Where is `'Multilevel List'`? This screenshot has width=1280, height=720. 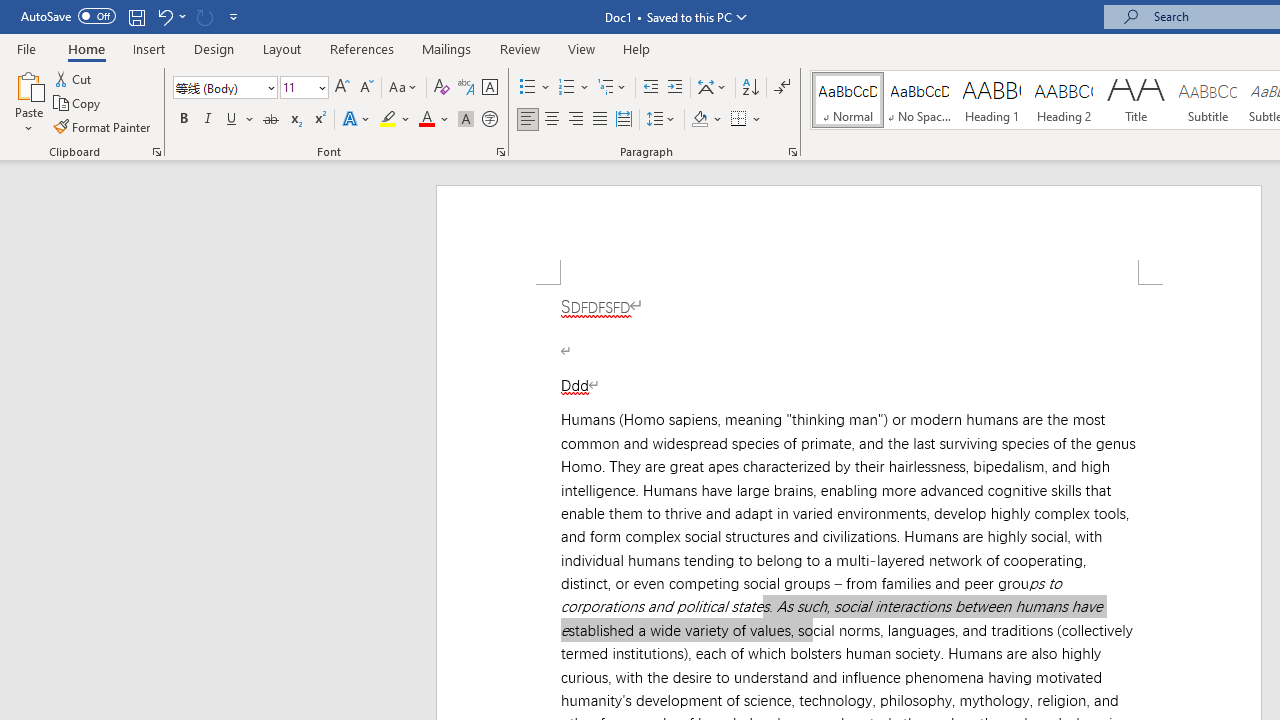
'Multilevel List' is located at coordinates (612, 86).